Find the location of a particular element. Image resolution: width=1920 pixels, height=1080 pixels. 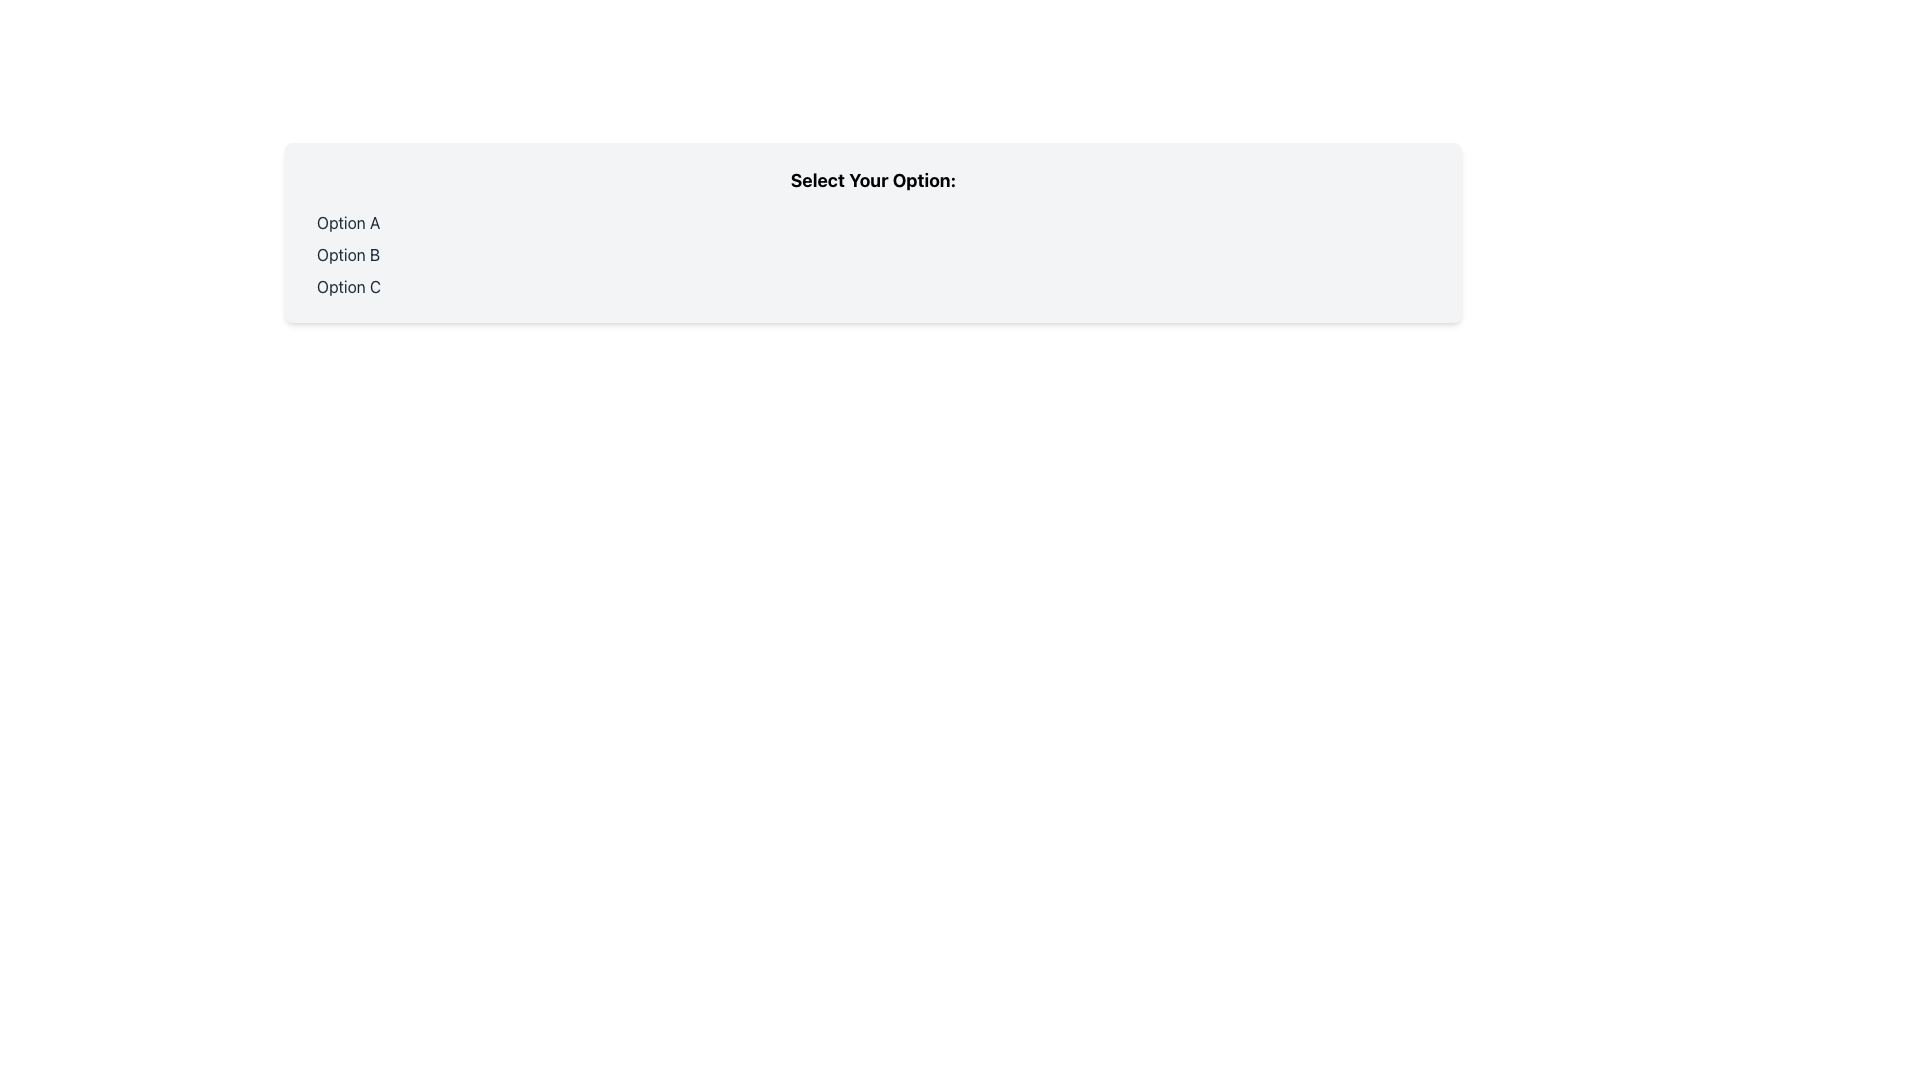

the text label displaying 'Option A', which is the first option in a vertical list of options aligned to the left is located at coordinates (348, 223).